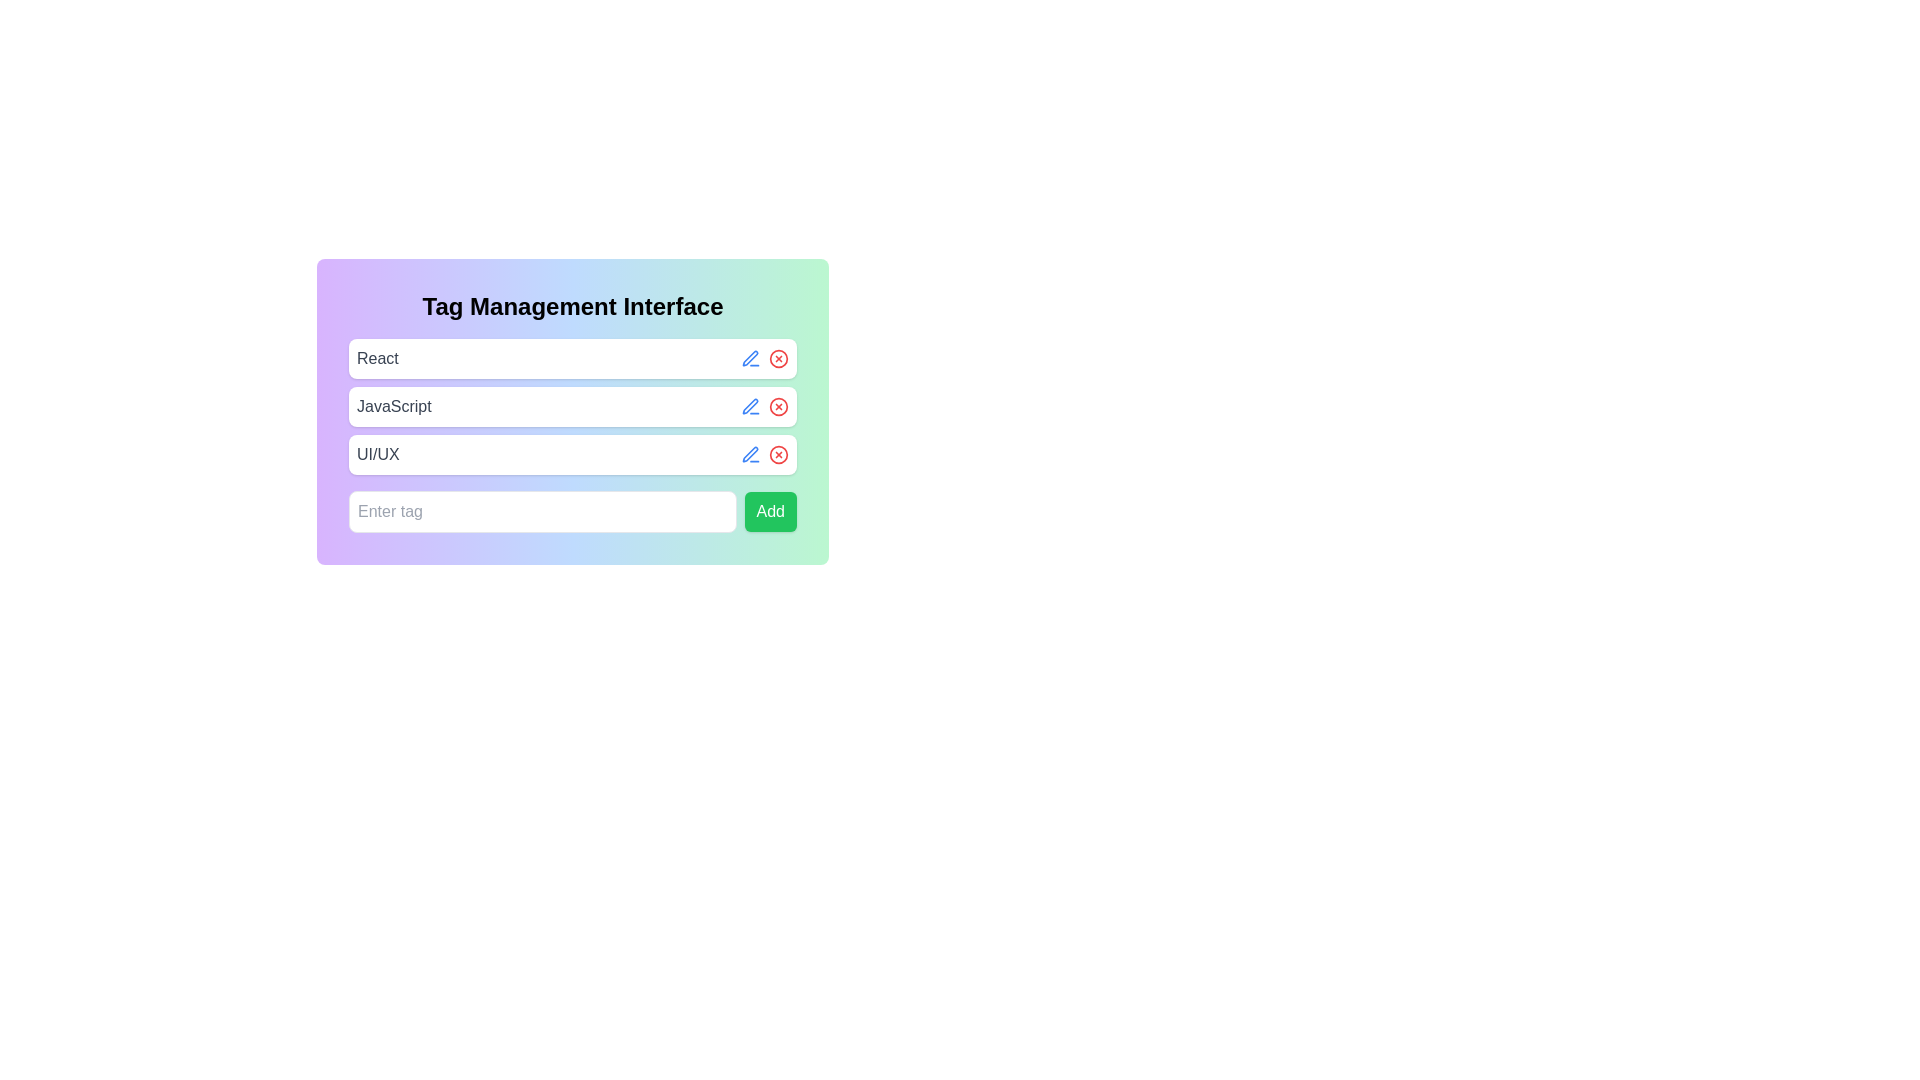  Describe the element at coordinates (749, 405) in the screenshot. I see `the small, pen-shaped edit icon located next to the 'JavaScript' text input field` at that location.